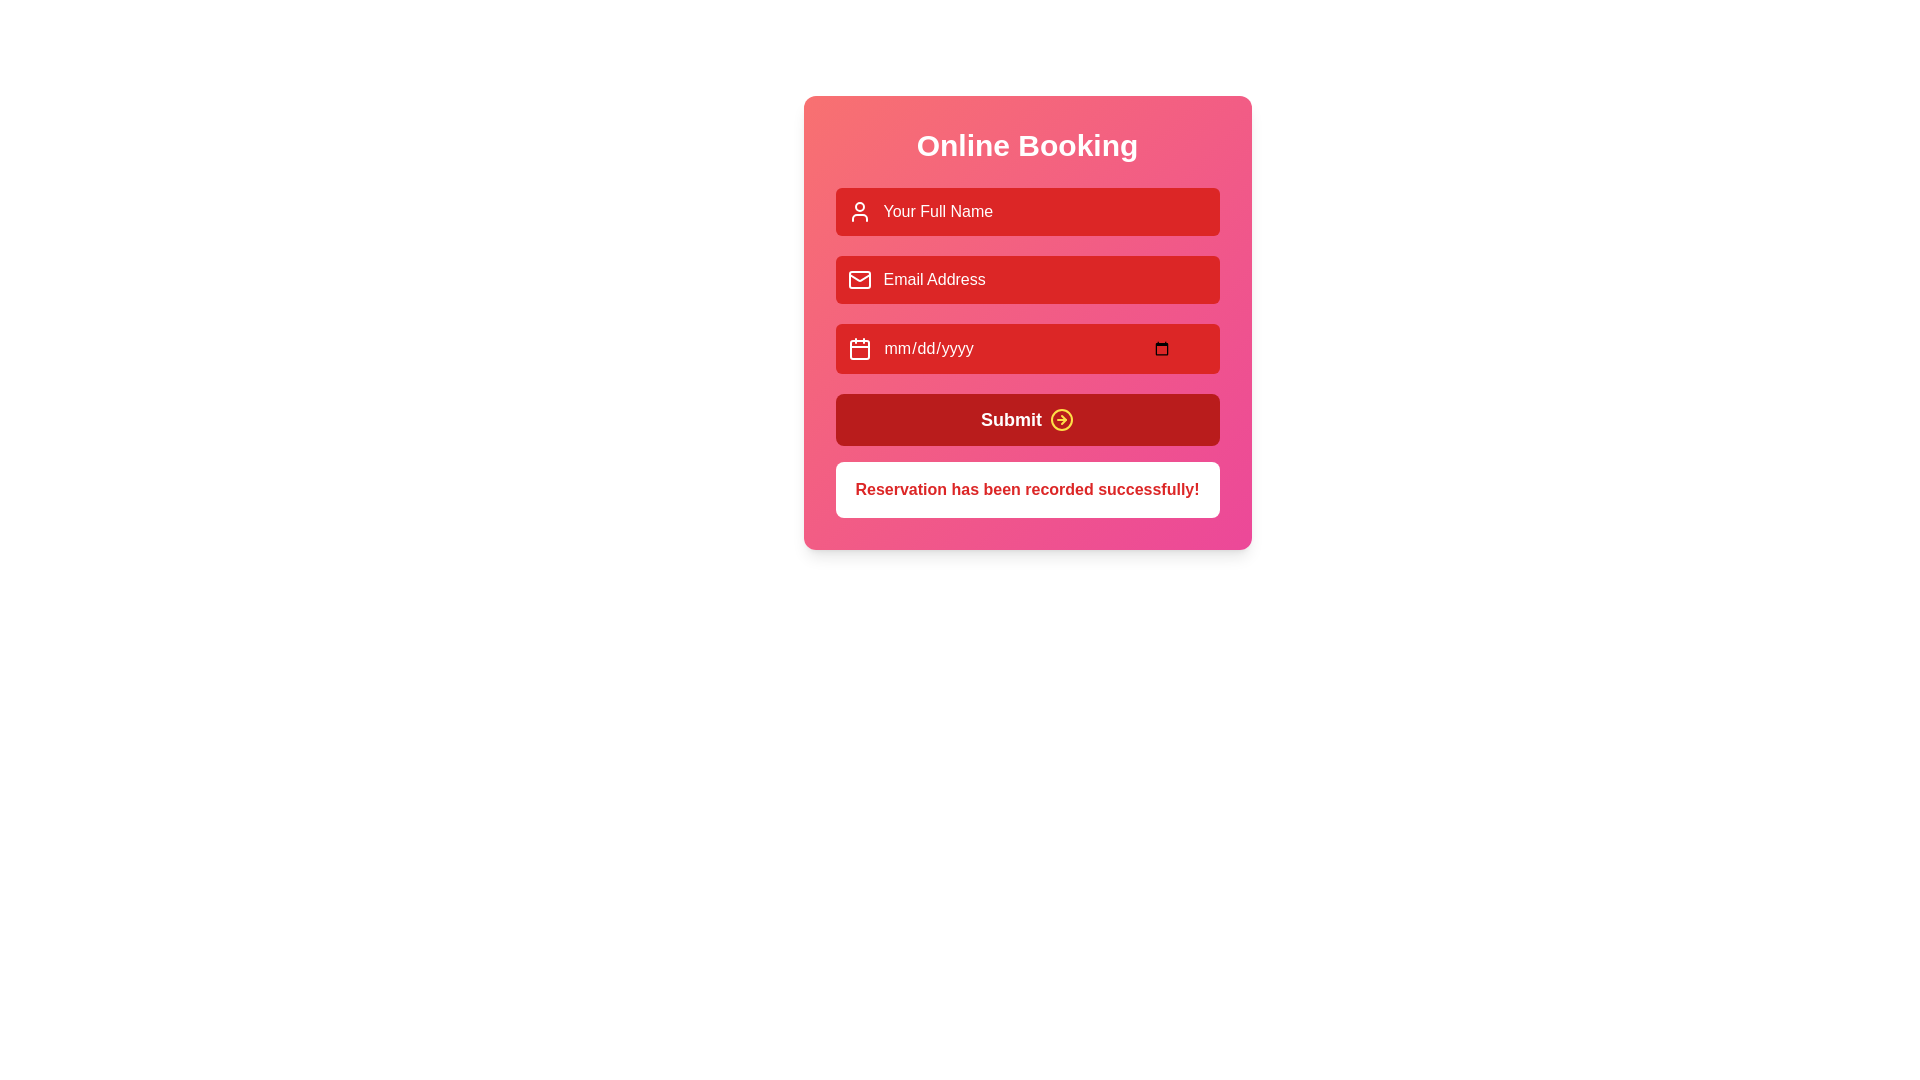 The width and height of the screenshot is (1920, 1080). Describe the element at coordinates (859, 280) in the screenshot. I see `the envelope icon located at the top-left of the email address input field, which is the second item in the vertical stack of input fields` at that location.